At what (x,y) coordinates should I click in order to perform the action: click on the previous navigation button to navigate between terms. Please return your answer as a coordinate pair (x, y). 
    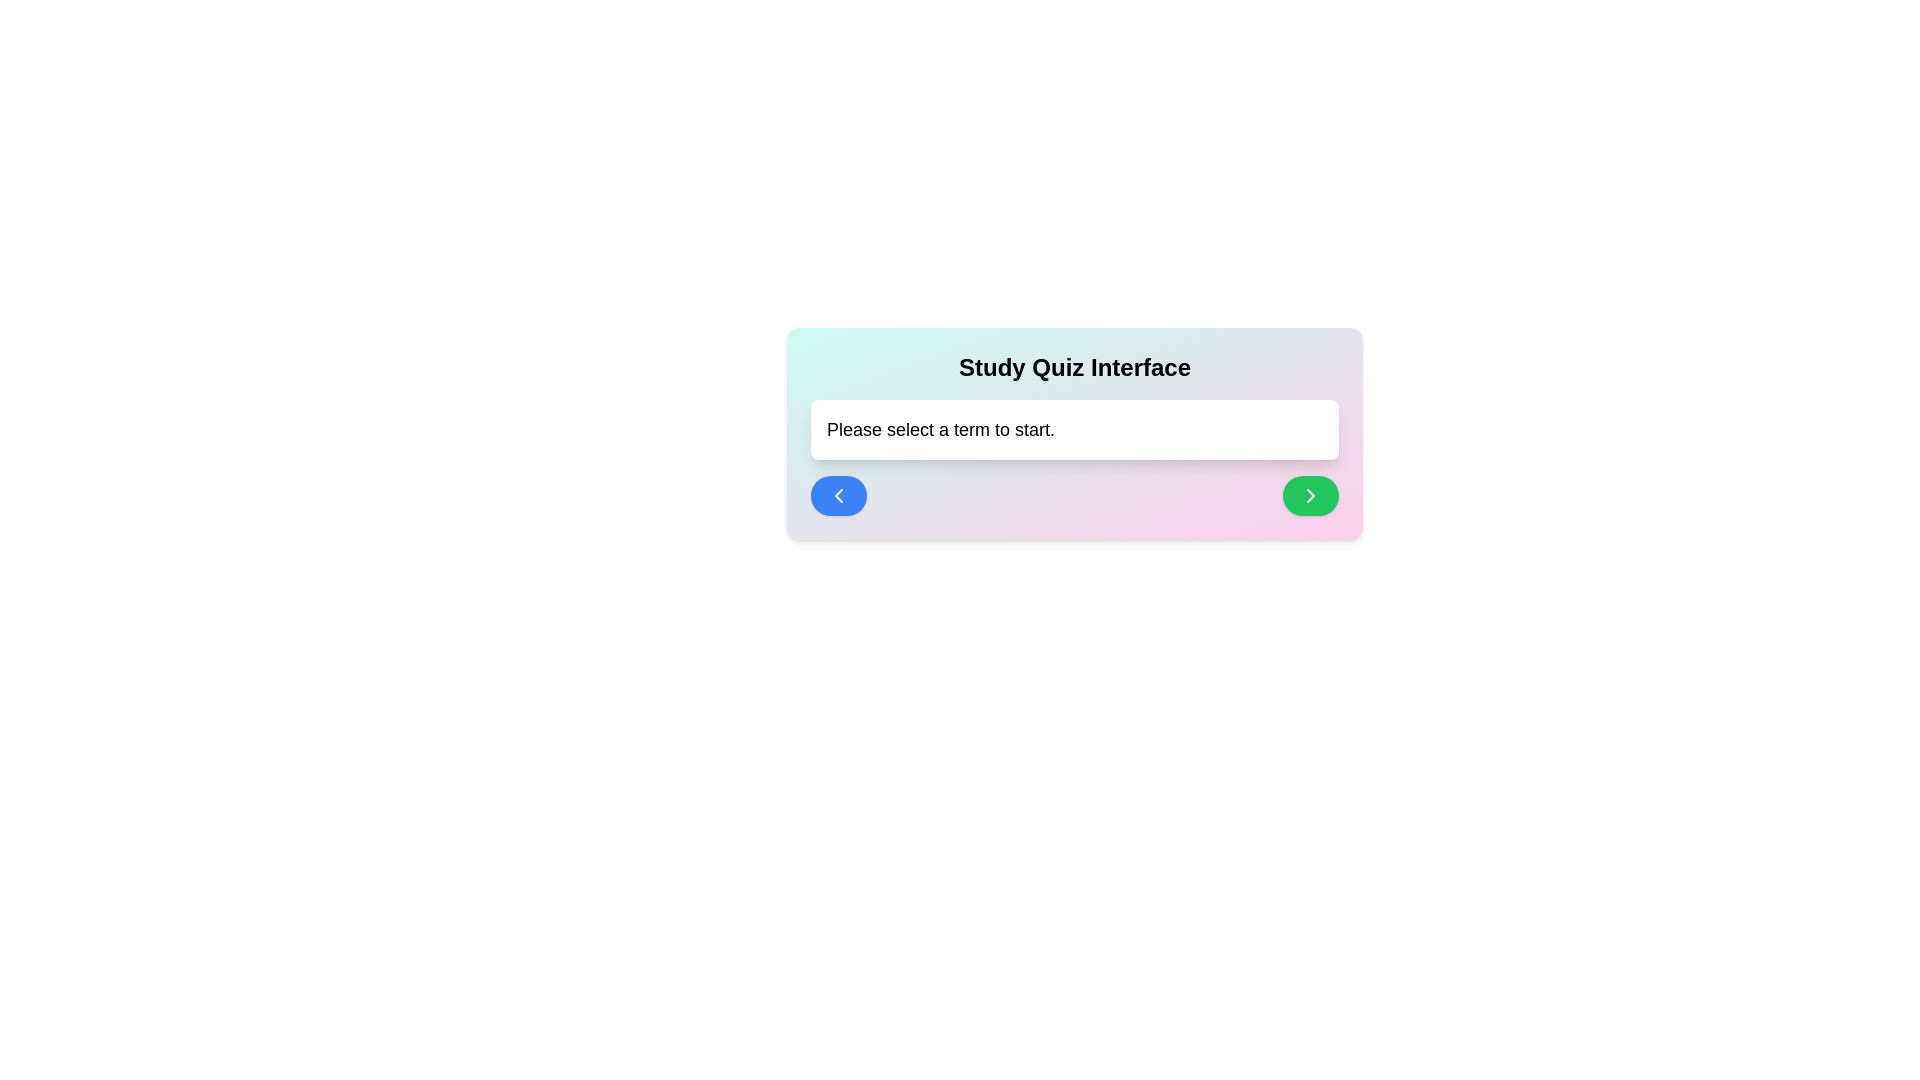
    Looking at the image, I should click on (839, 495).